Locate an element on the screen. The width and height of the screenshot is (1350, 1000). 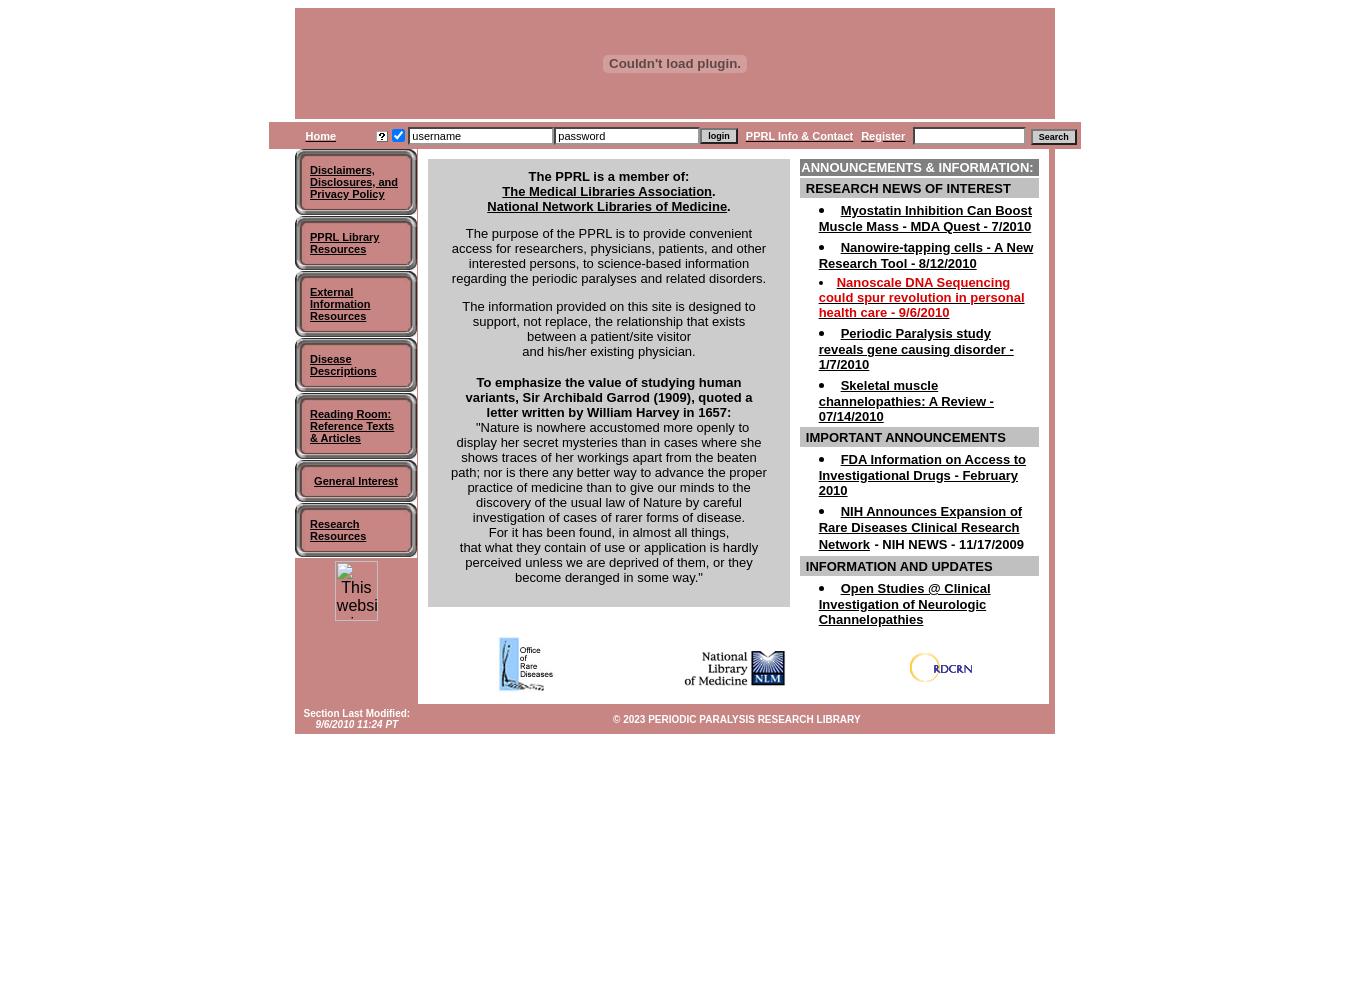
'Register' is located at coordinates (883, 135).